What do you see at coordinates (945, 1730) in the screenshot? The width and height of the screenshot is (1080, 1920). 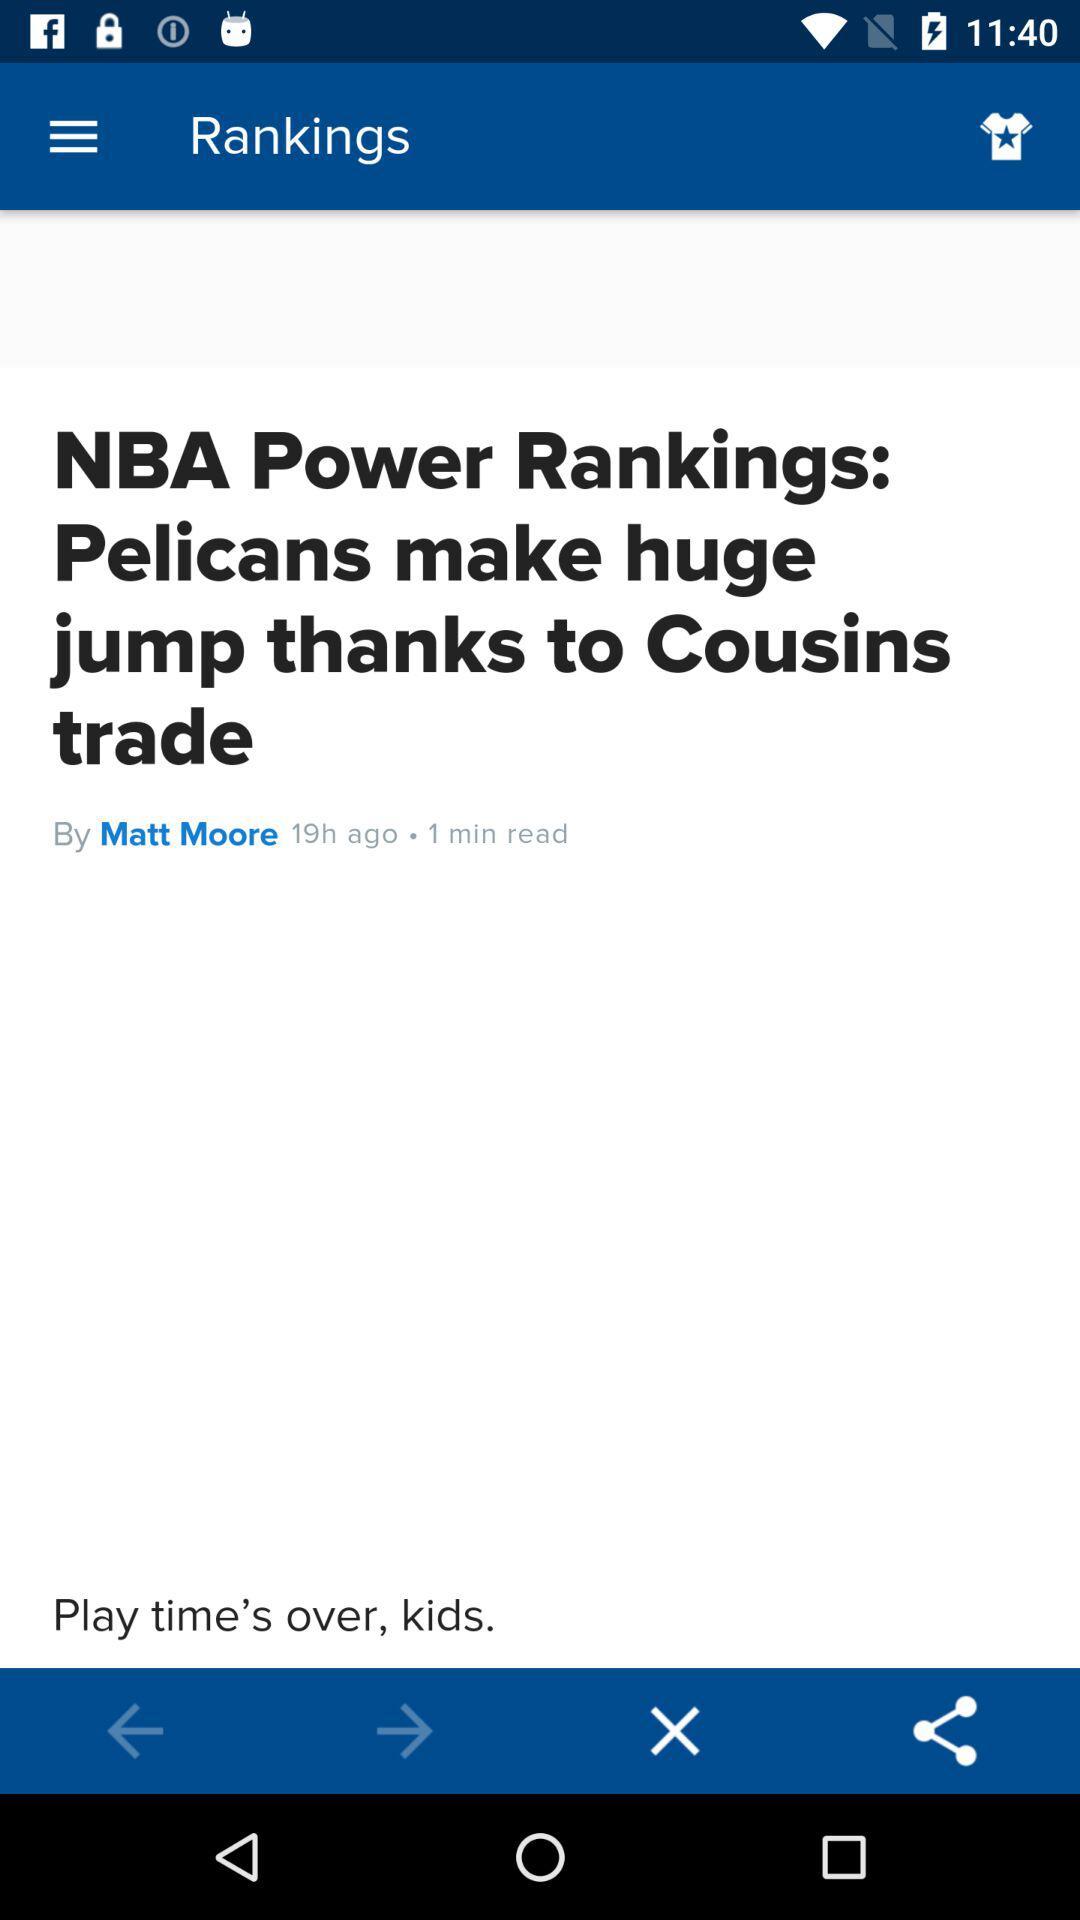 I see `share the article` at bounding box center [945, 1730].